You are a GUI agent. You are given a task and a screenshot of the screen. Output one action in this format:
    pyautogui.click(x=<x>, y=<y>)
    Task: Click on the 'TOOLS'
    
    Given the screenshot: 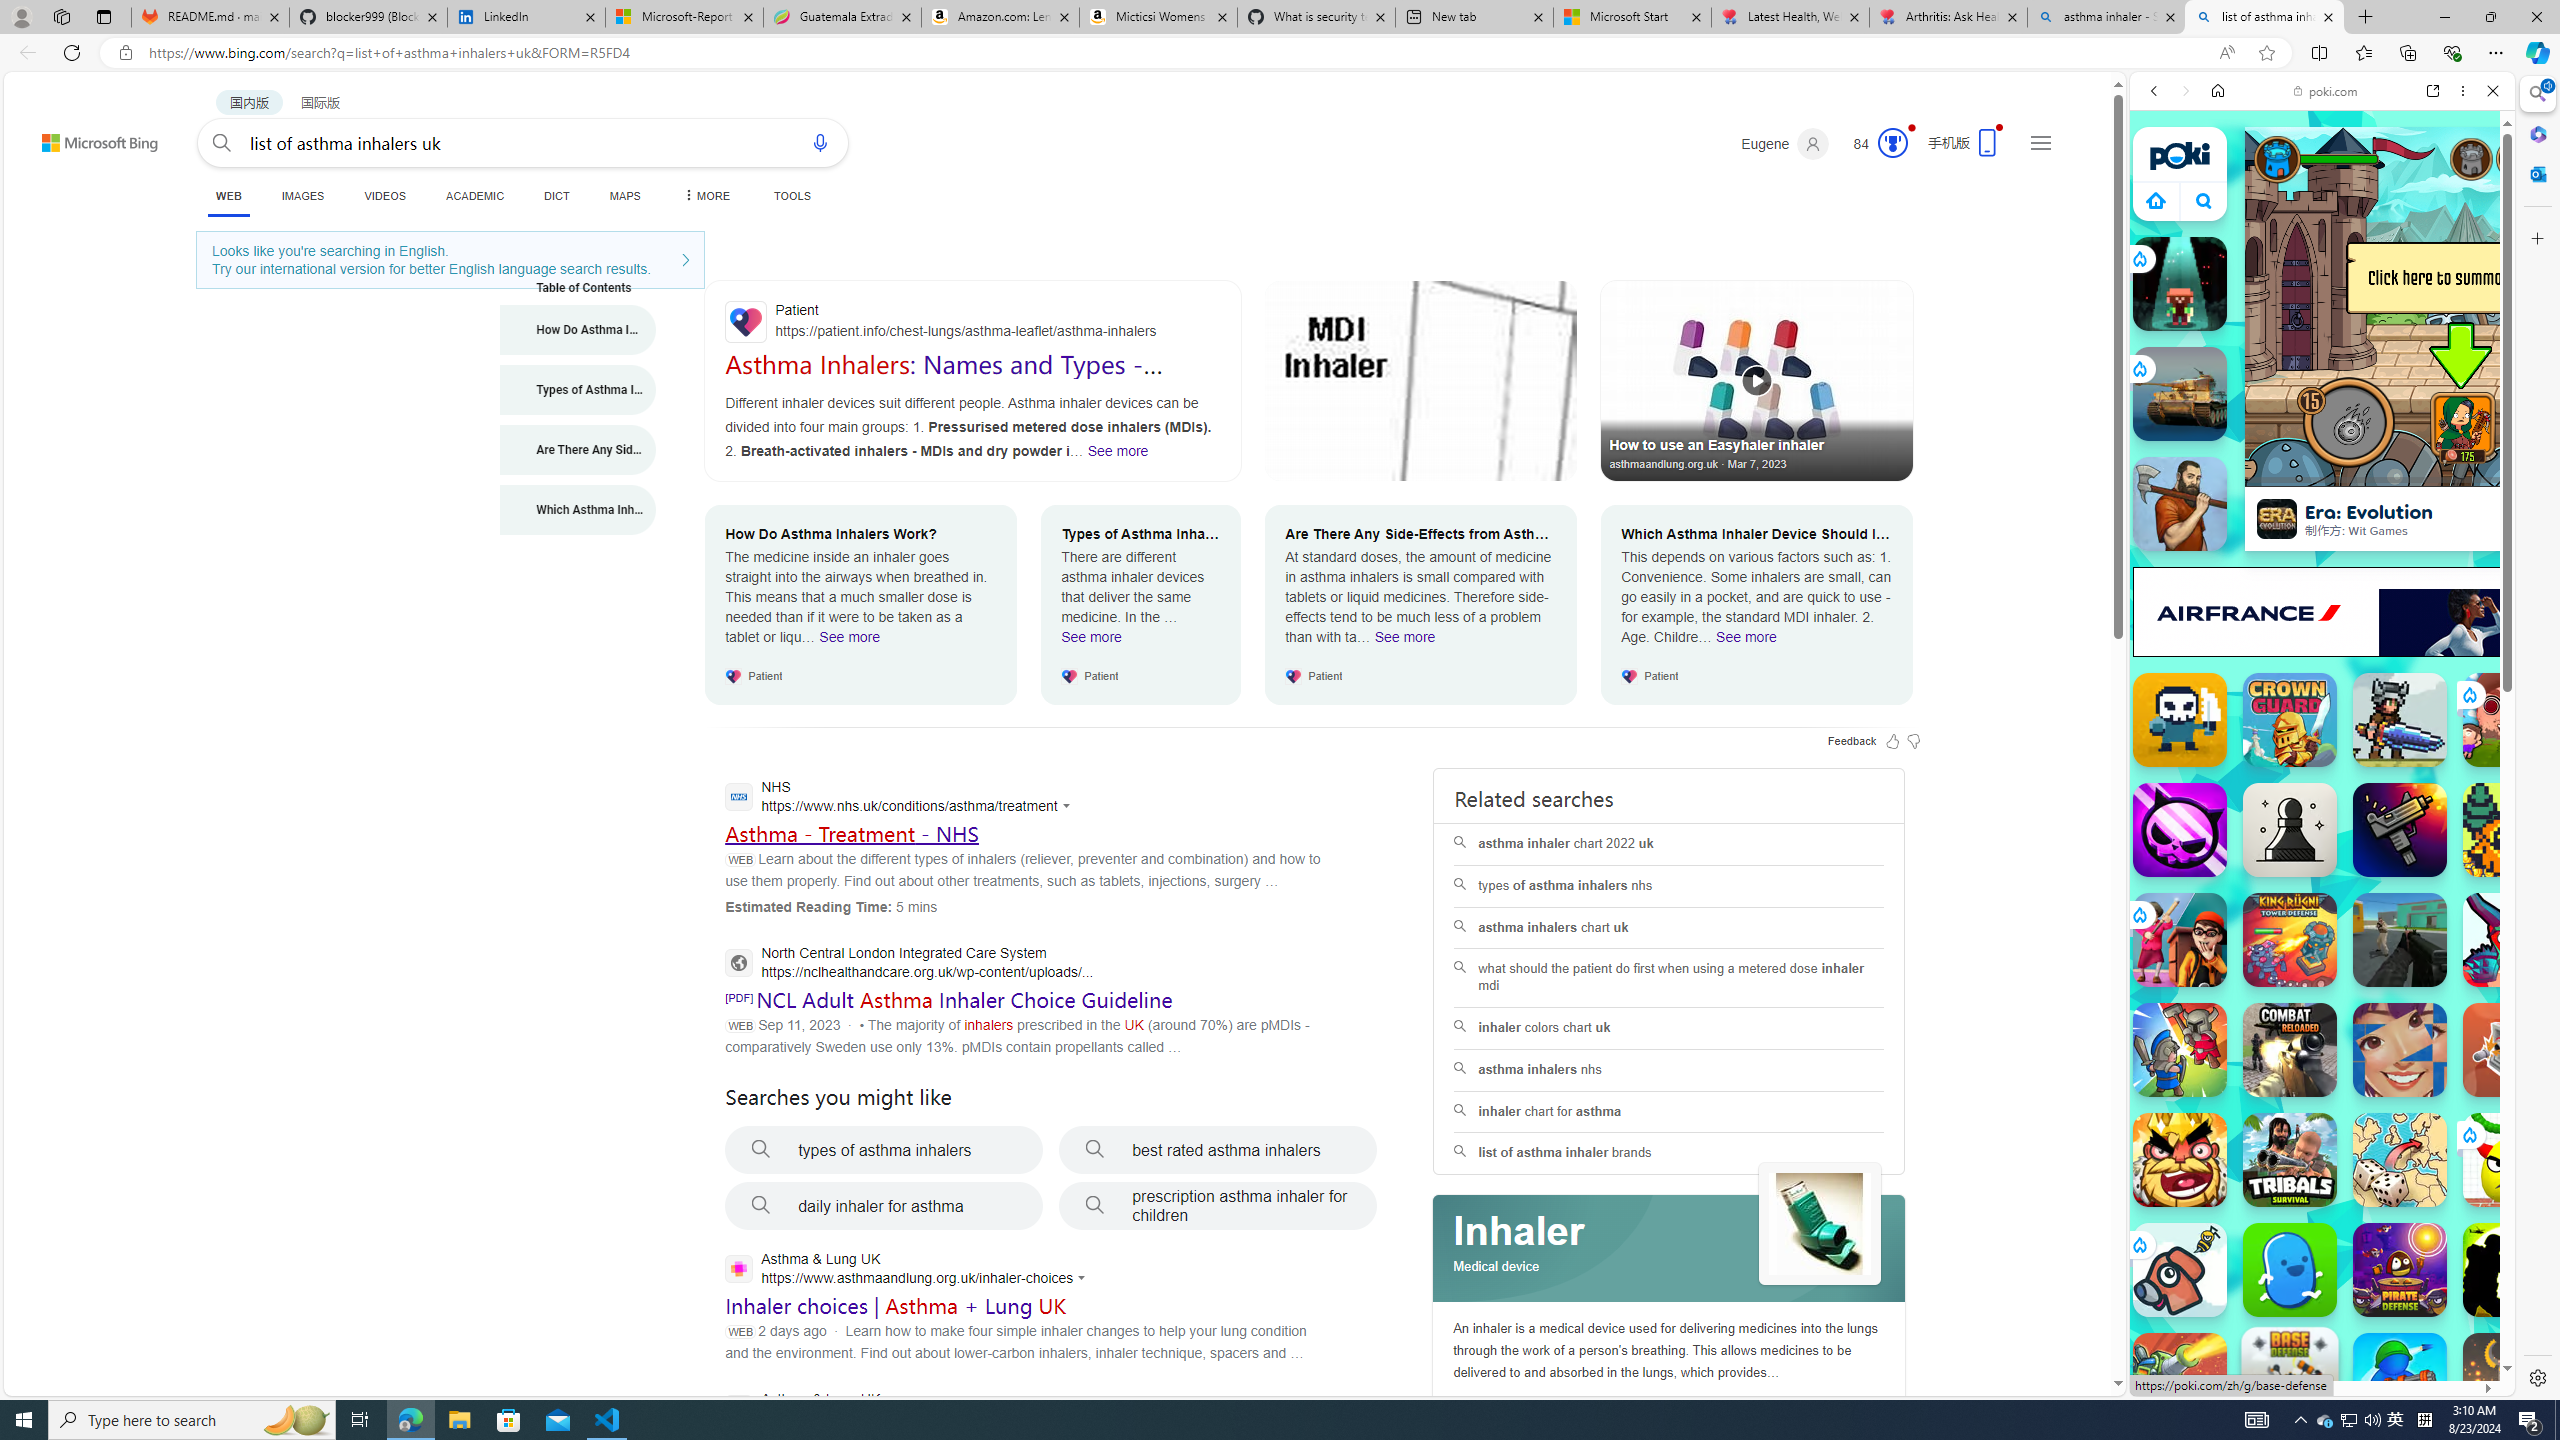 What is the action you would take?
    pyautogui.click(x=791, y=195)
    